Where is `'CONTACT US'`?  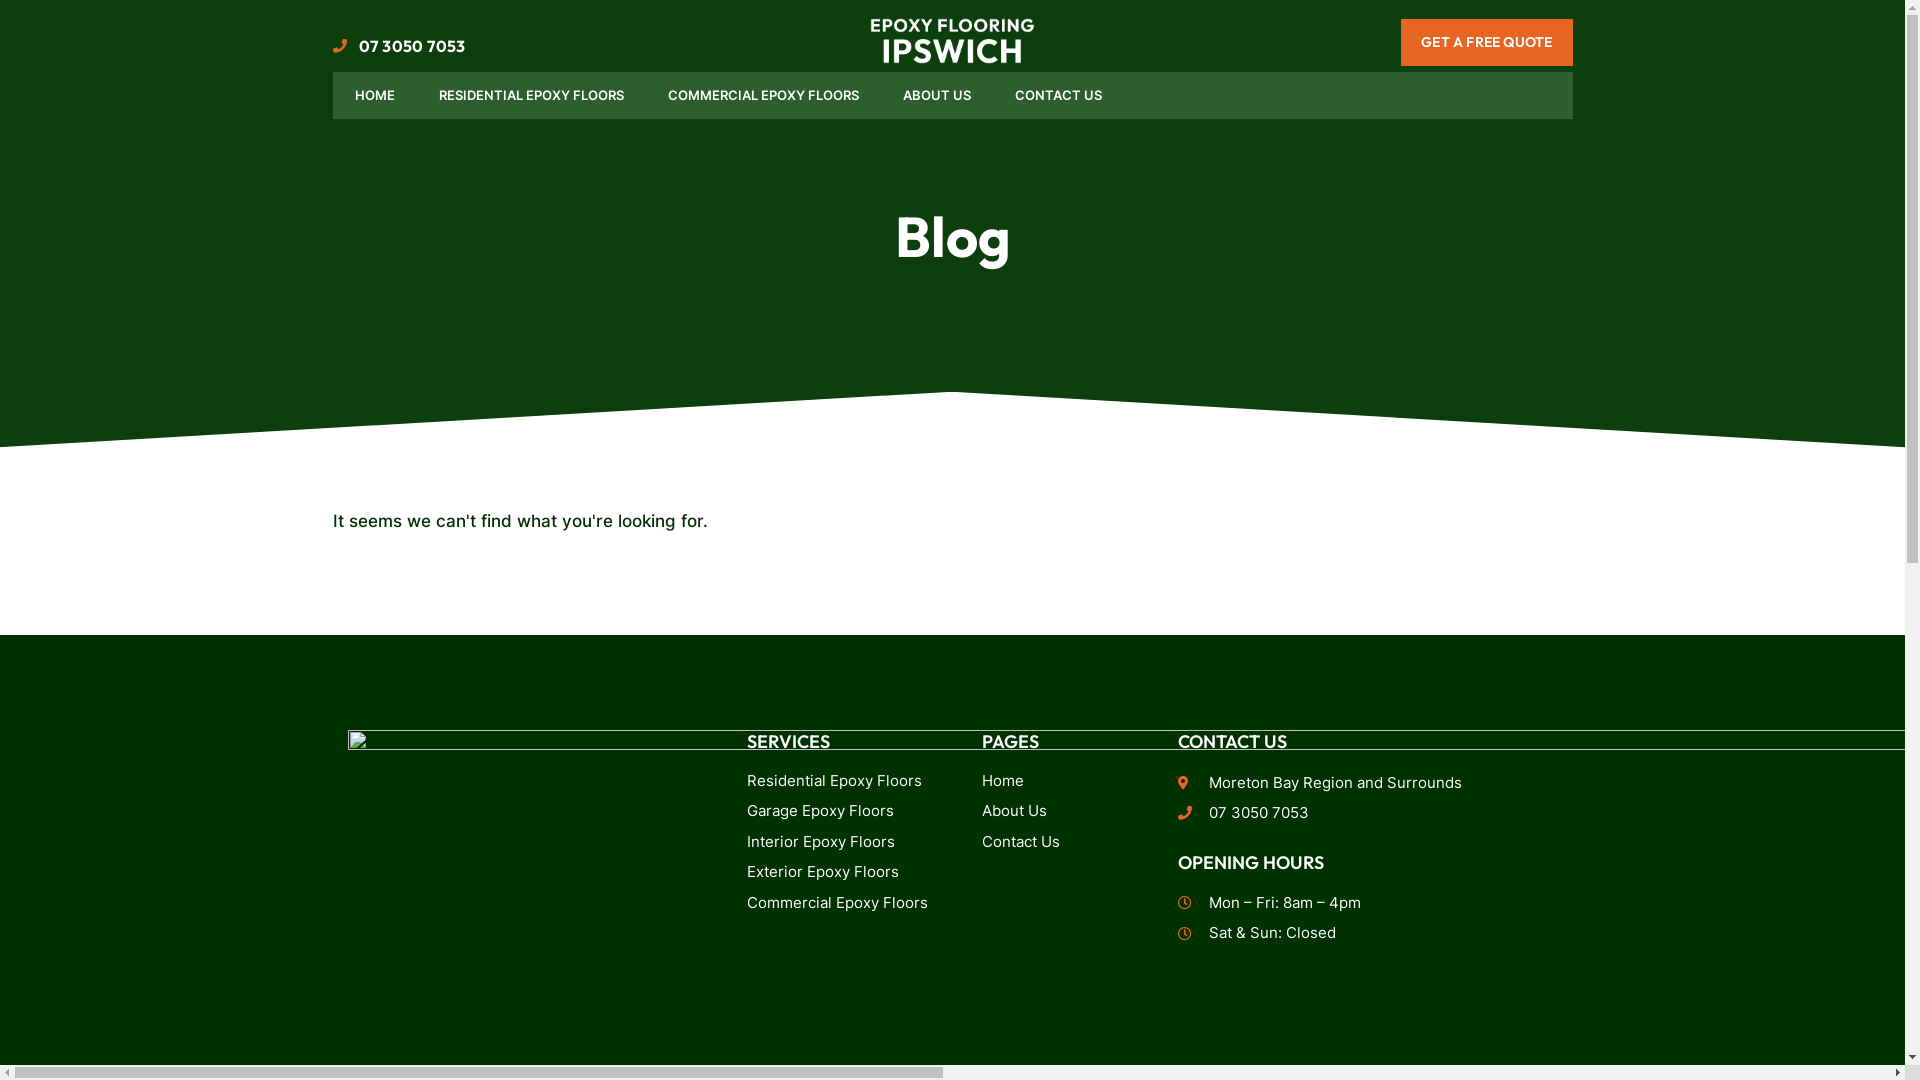
'CONTACT US' is located at coordinates (1056, 96).